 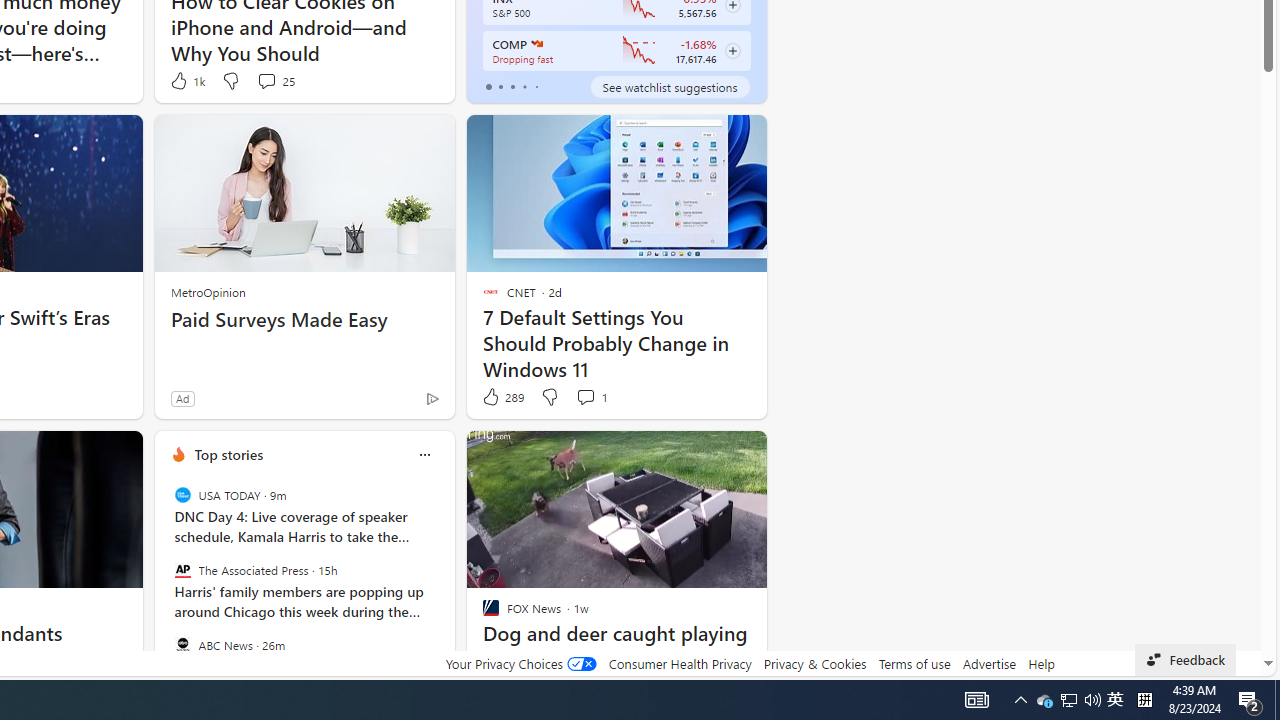 What do you see at coordinates (265, 80) in the screenshot?
I see `'View comments 25 Comment'` at bounding box center [265, 80].